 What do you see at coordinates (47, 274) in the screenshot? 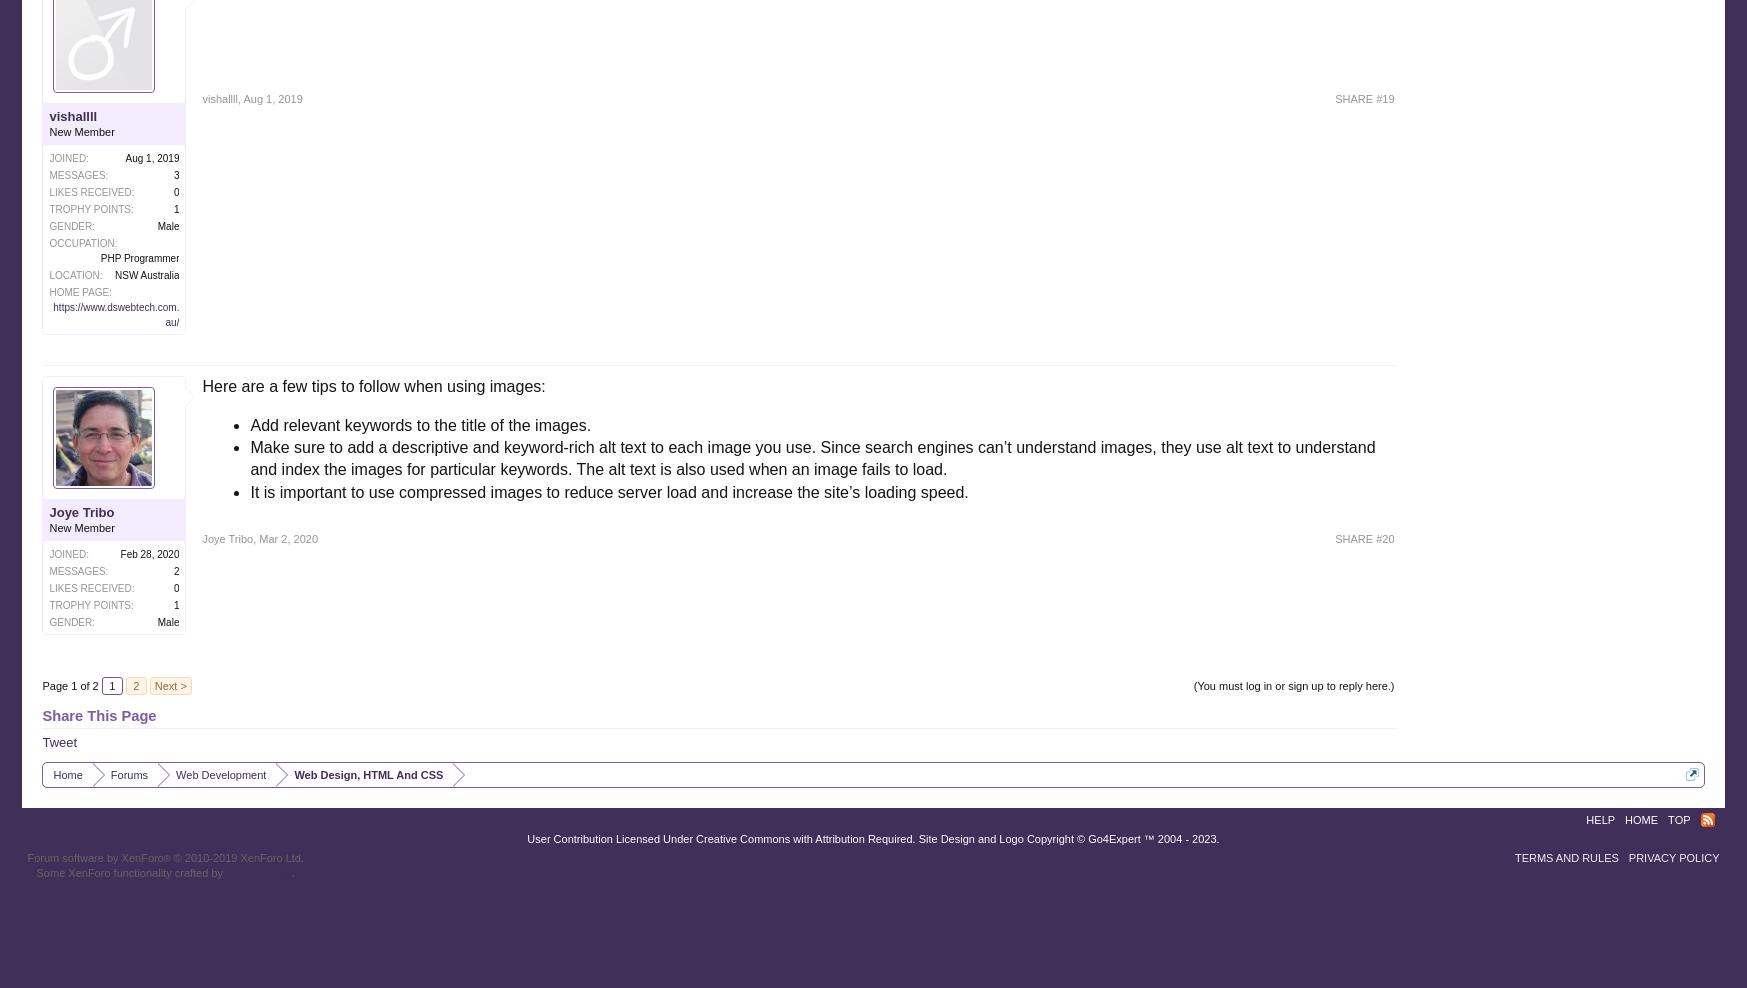
I see `'Location:'` at bounding box center [47, 274].